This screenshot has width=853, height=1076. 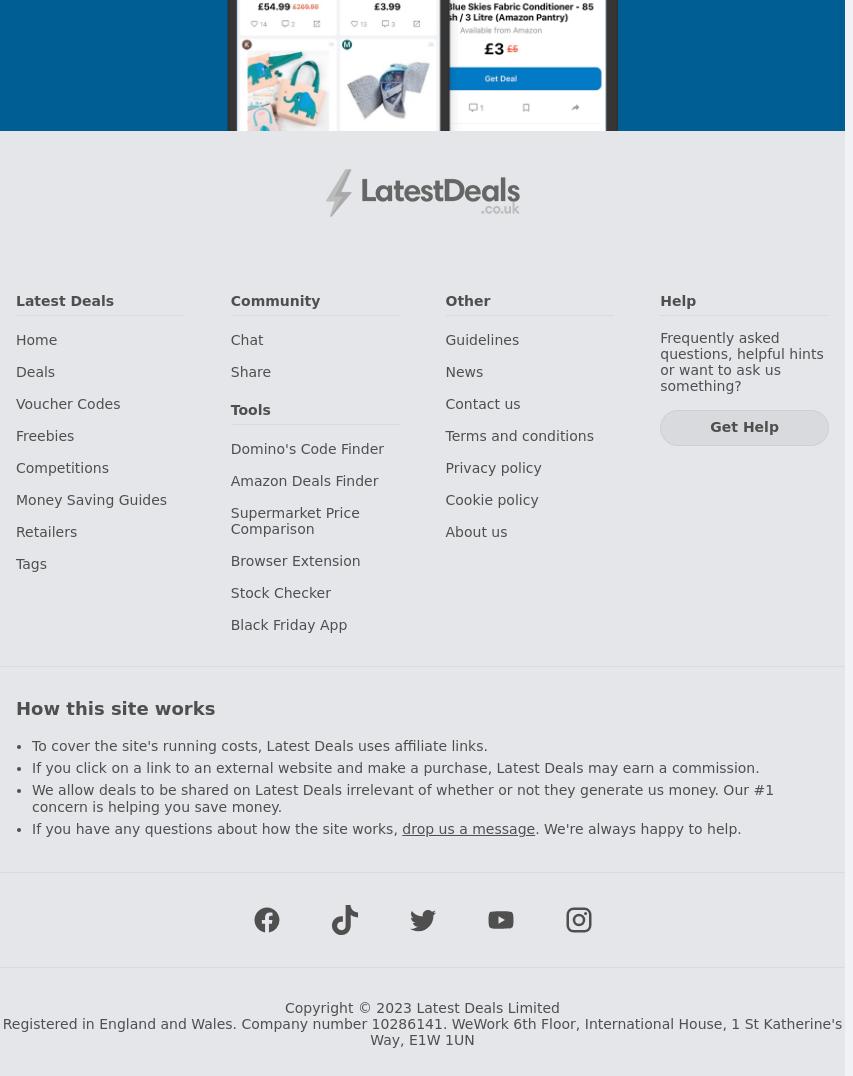 I want to click on 'Registered in England and Wales. Company number 10286141. WeWork 6th Floor, International House, 1 St Katherine's Way, E1W 1UN', so click(x=420, y=1030).